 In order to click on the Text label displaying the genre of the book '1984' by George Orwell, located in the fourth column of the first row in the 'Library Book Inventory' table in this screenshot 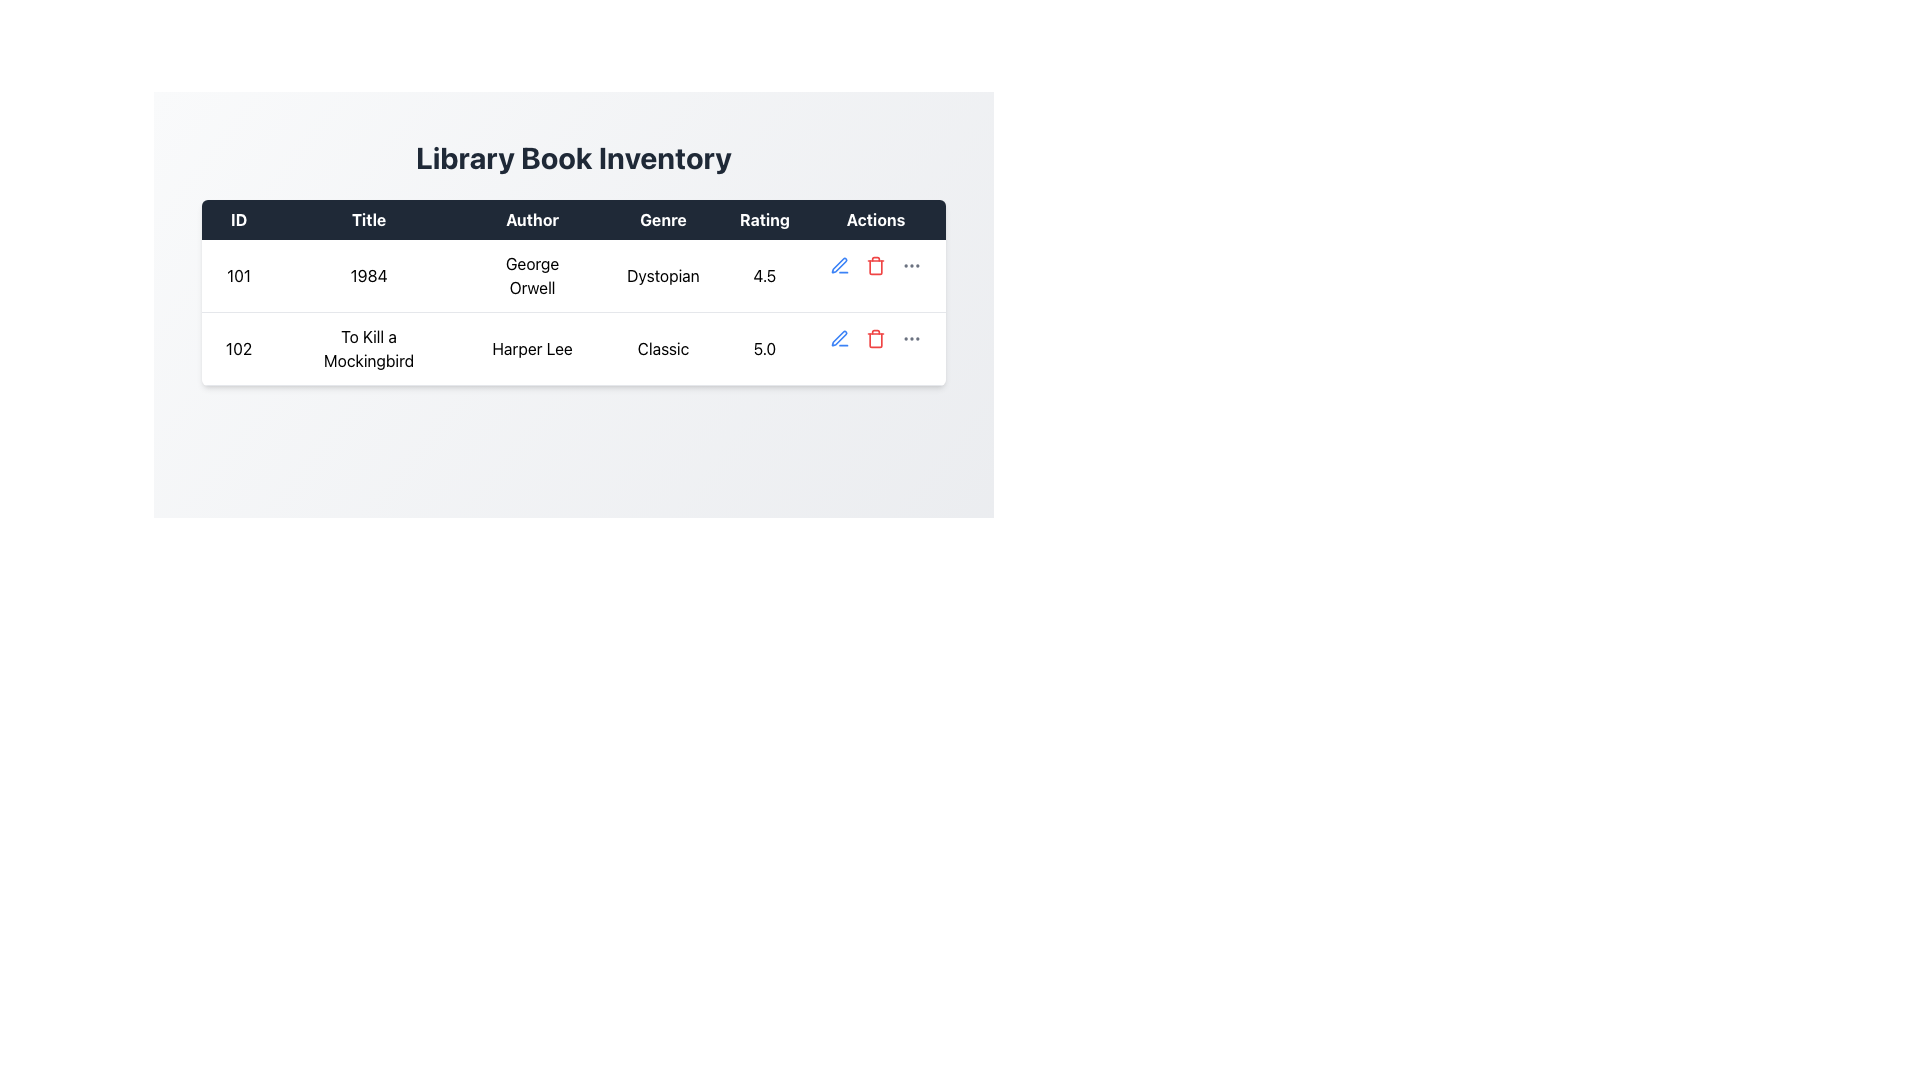, I will do `click(663, 276)`.